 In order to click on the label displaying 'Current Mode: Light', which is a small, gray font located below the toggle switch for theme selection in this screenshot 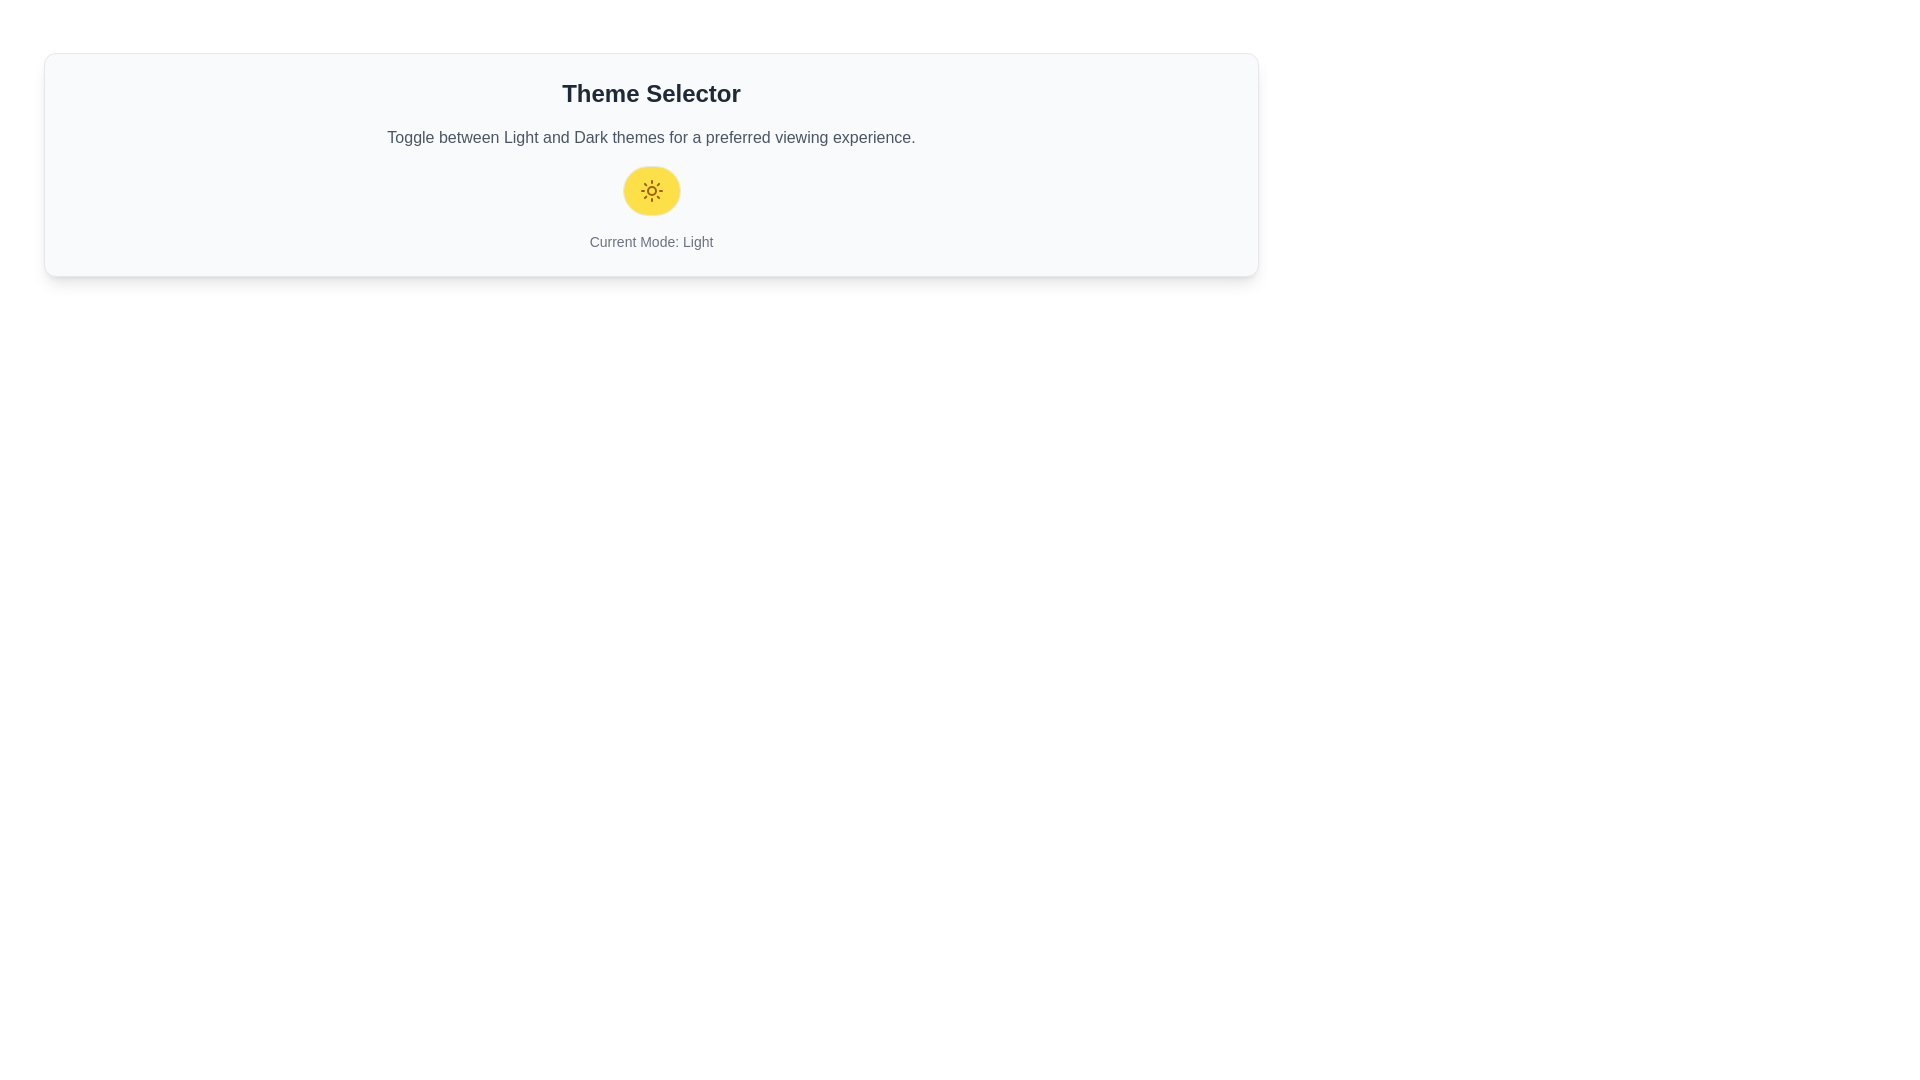, I will do `click(651, 241)`.